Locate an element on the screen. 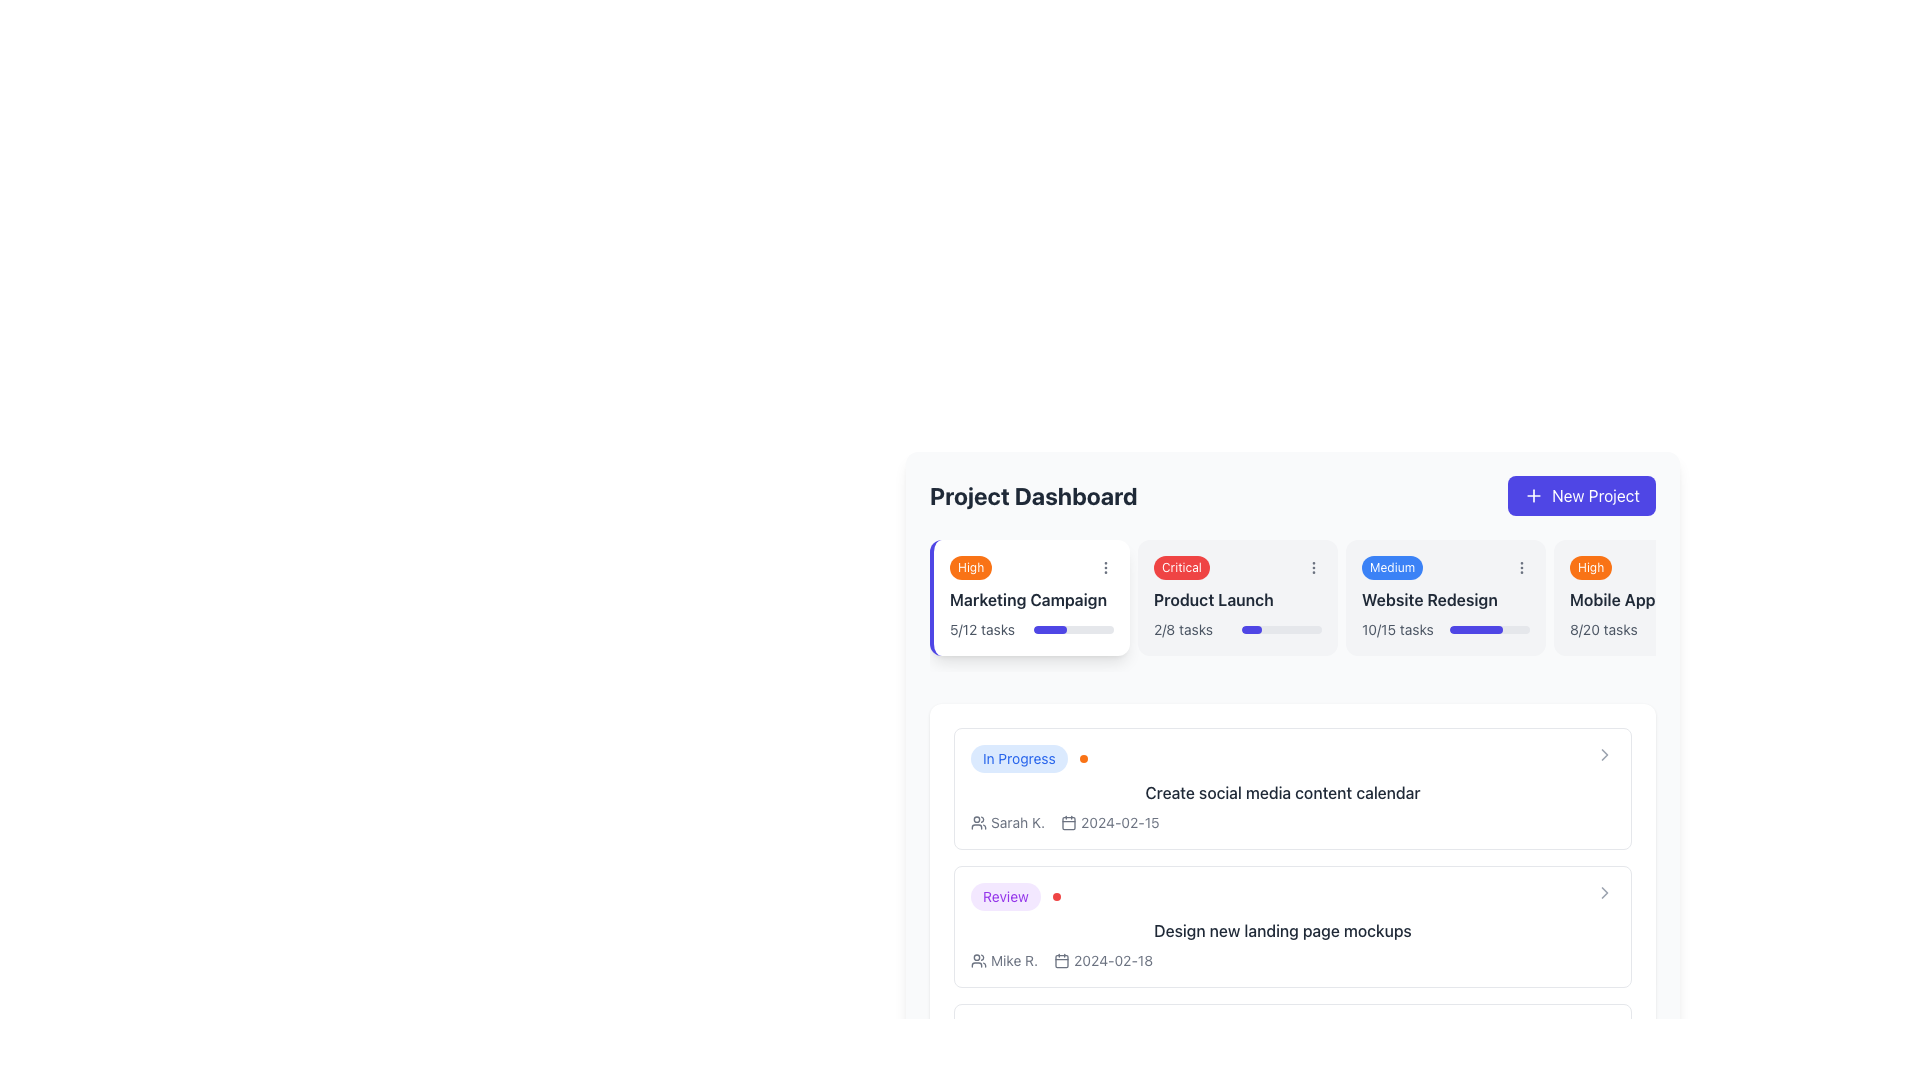 The width and height of the screenshot is (1920, 1080). the 'Marketing Campaign' text label, which is a bold dark gray label positioned as the second text component in a white card with rounded corners is located at coordinates (1032, 599).